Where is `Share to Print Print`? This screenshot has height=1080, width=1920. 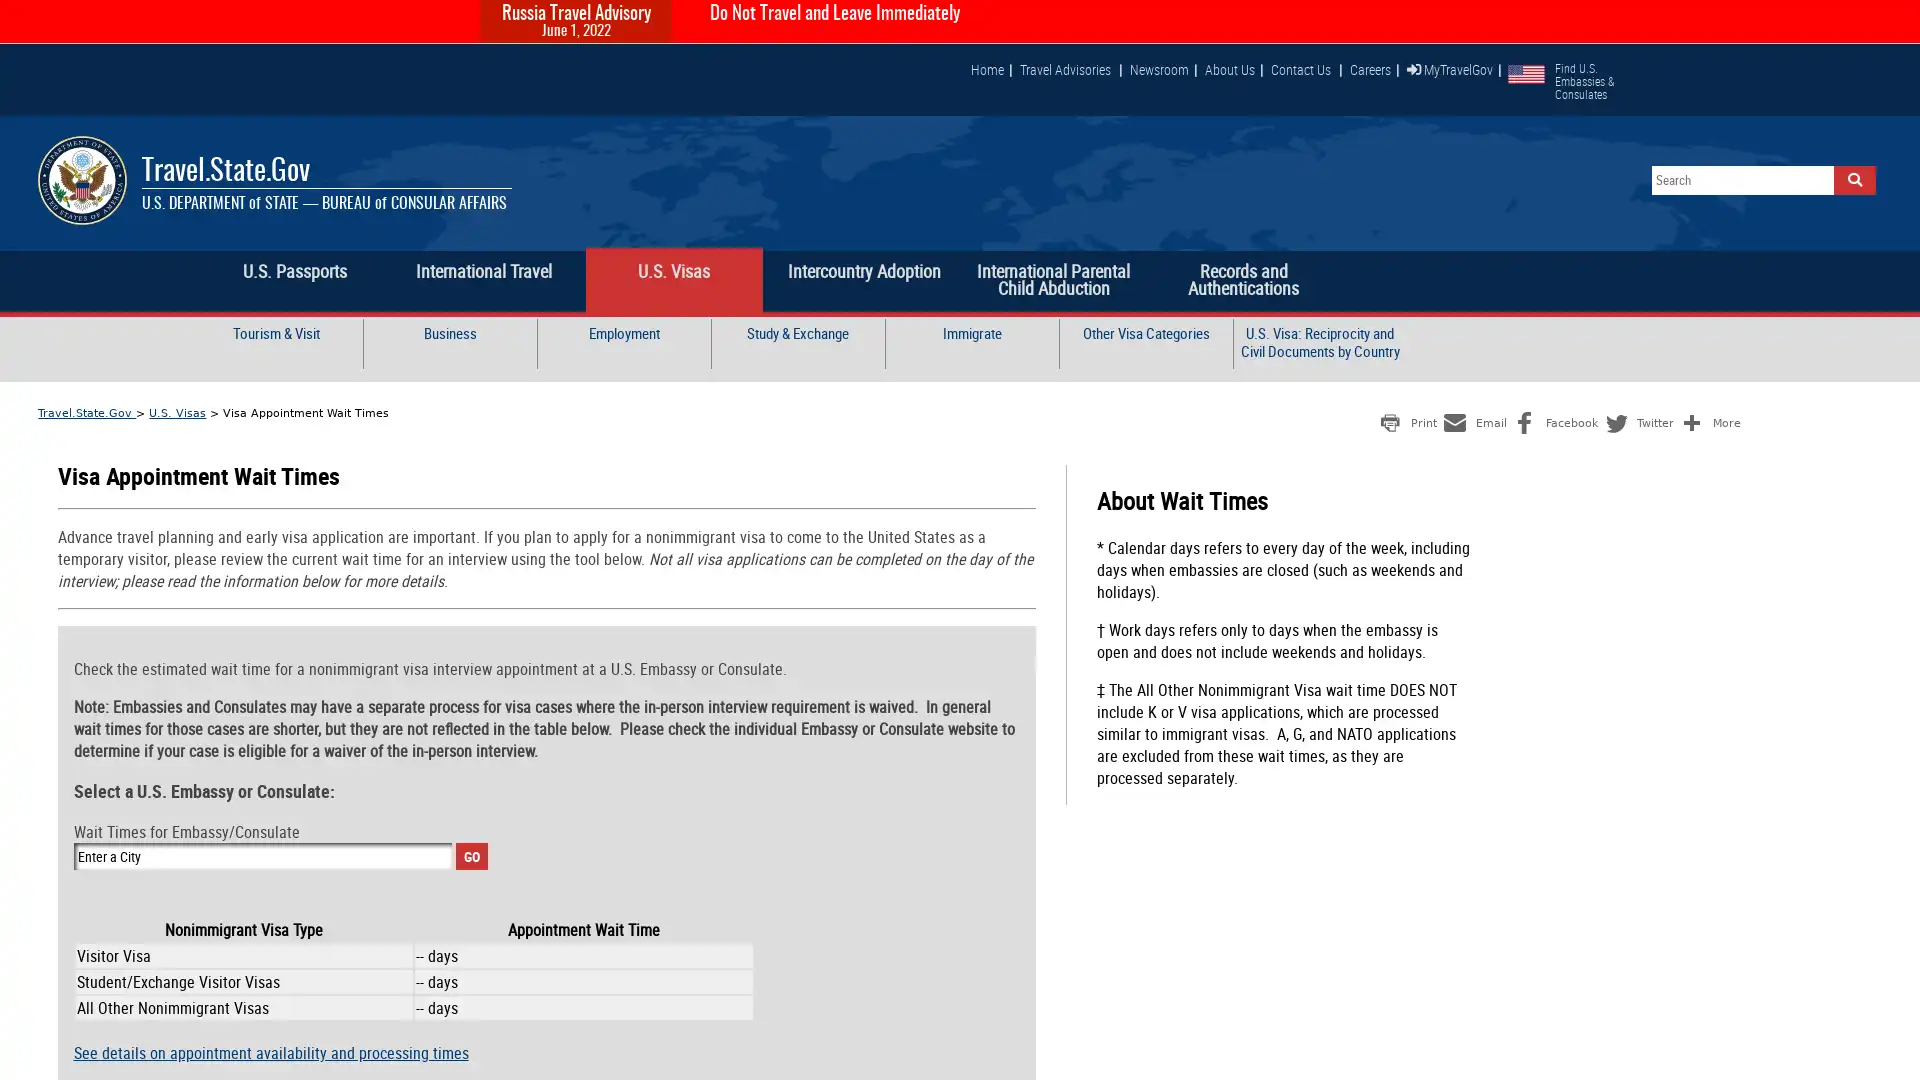
Share to Print Print is located at coordinates (1405, 420).